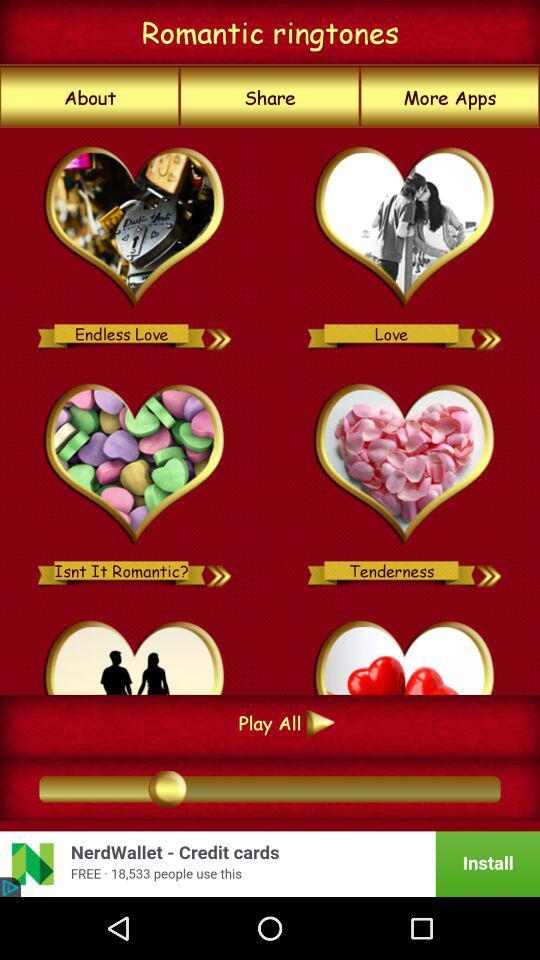  What do you see at coordinates (489, 333) in the screenshot?
I see `next` at bounding box center [489, 333].